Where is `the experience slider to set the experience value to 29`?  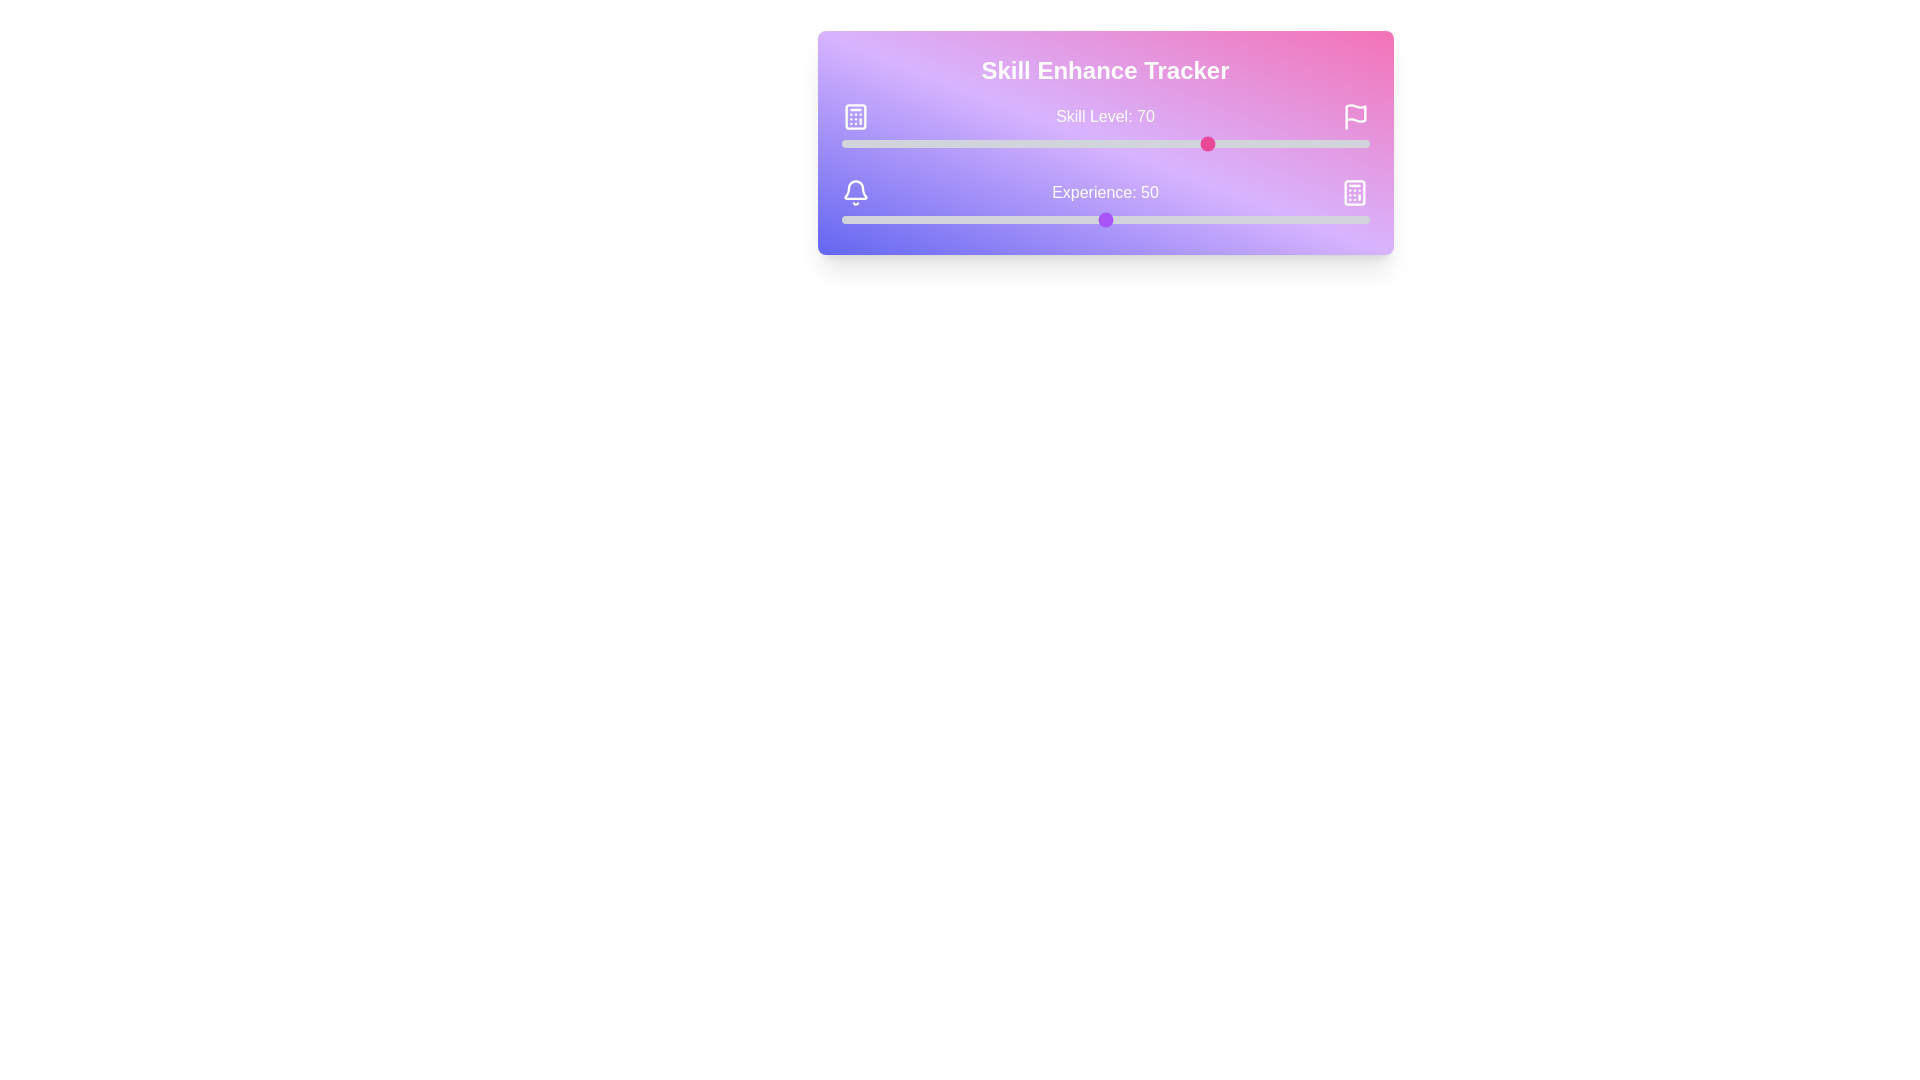
the experience slider to set the experience value to 29 is located at coordinates (994, 219).